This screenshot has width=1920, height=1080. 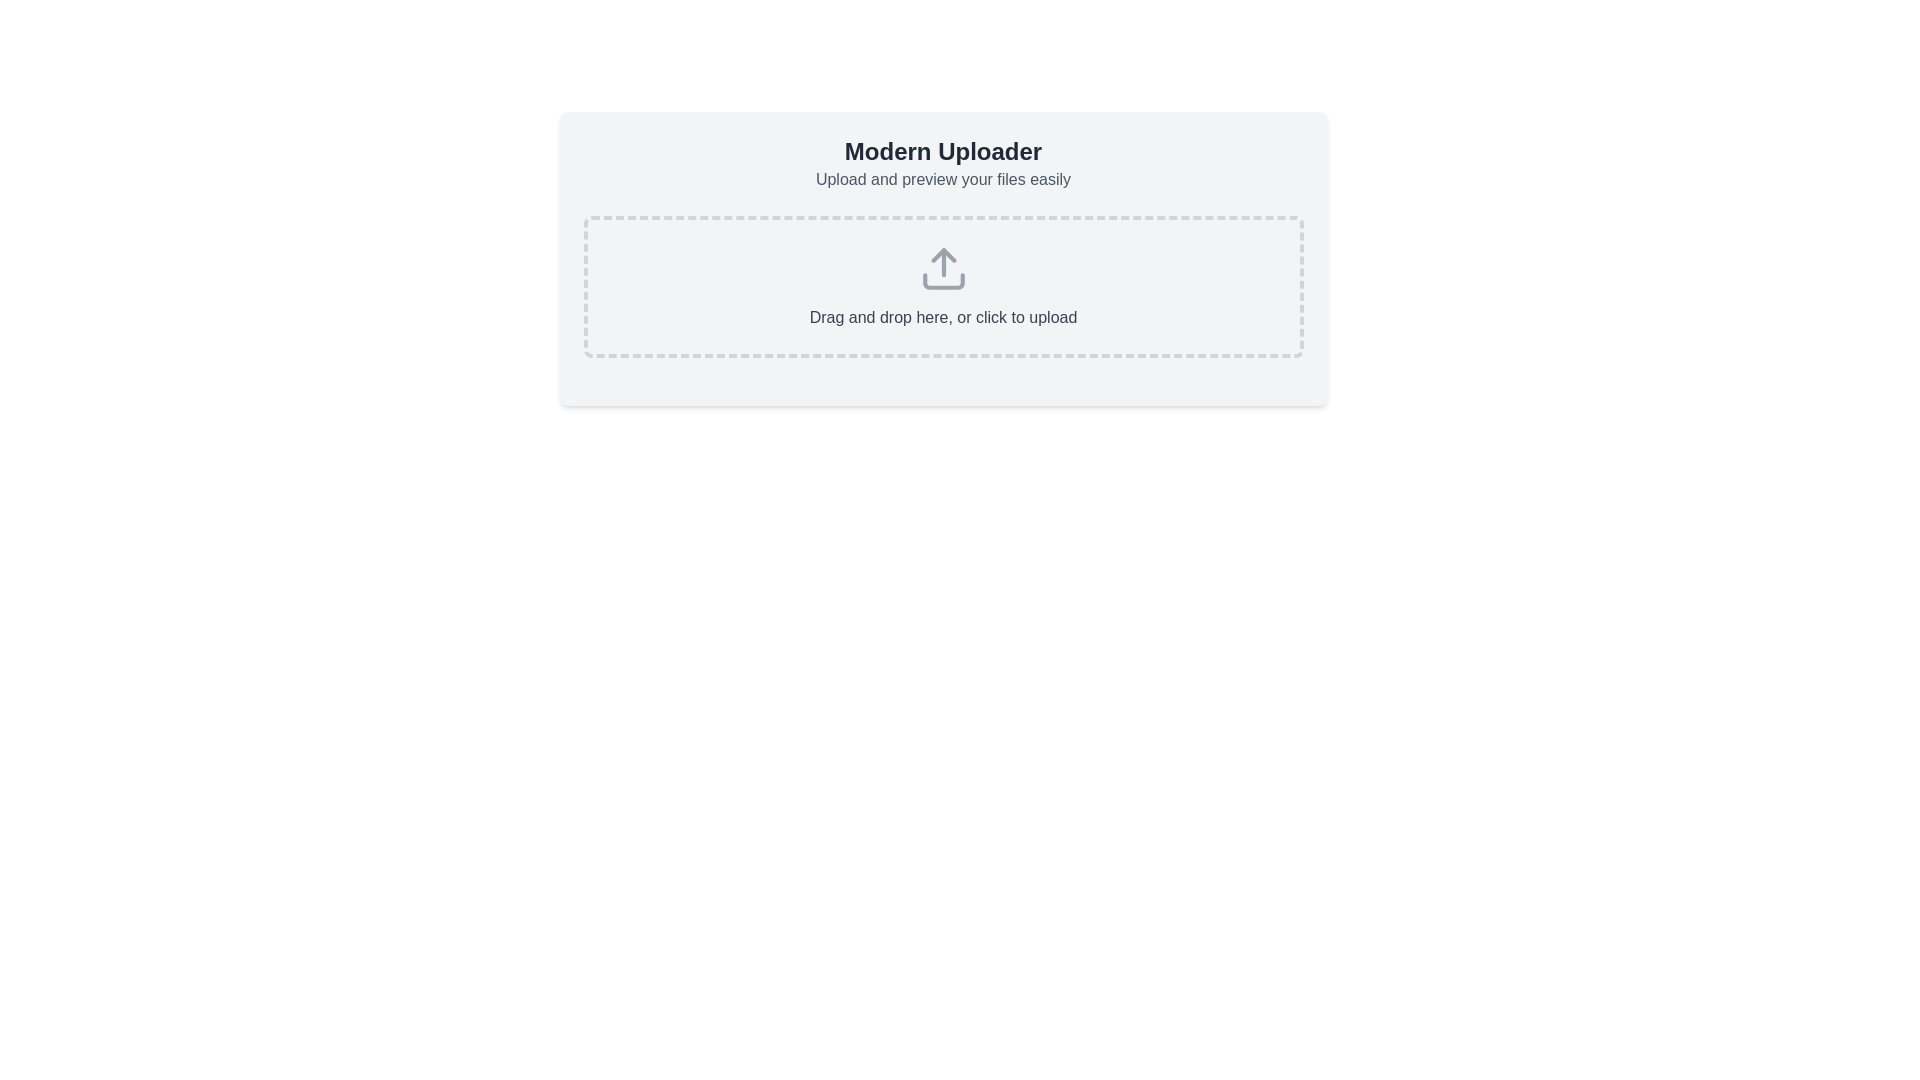 What do you see at coordinates (942, 180) in the screenshot?
I see `the static text label that provides context for the uploading functionality, located beneath the title 'Modern Uploader'` at bounding box center [942, 180].